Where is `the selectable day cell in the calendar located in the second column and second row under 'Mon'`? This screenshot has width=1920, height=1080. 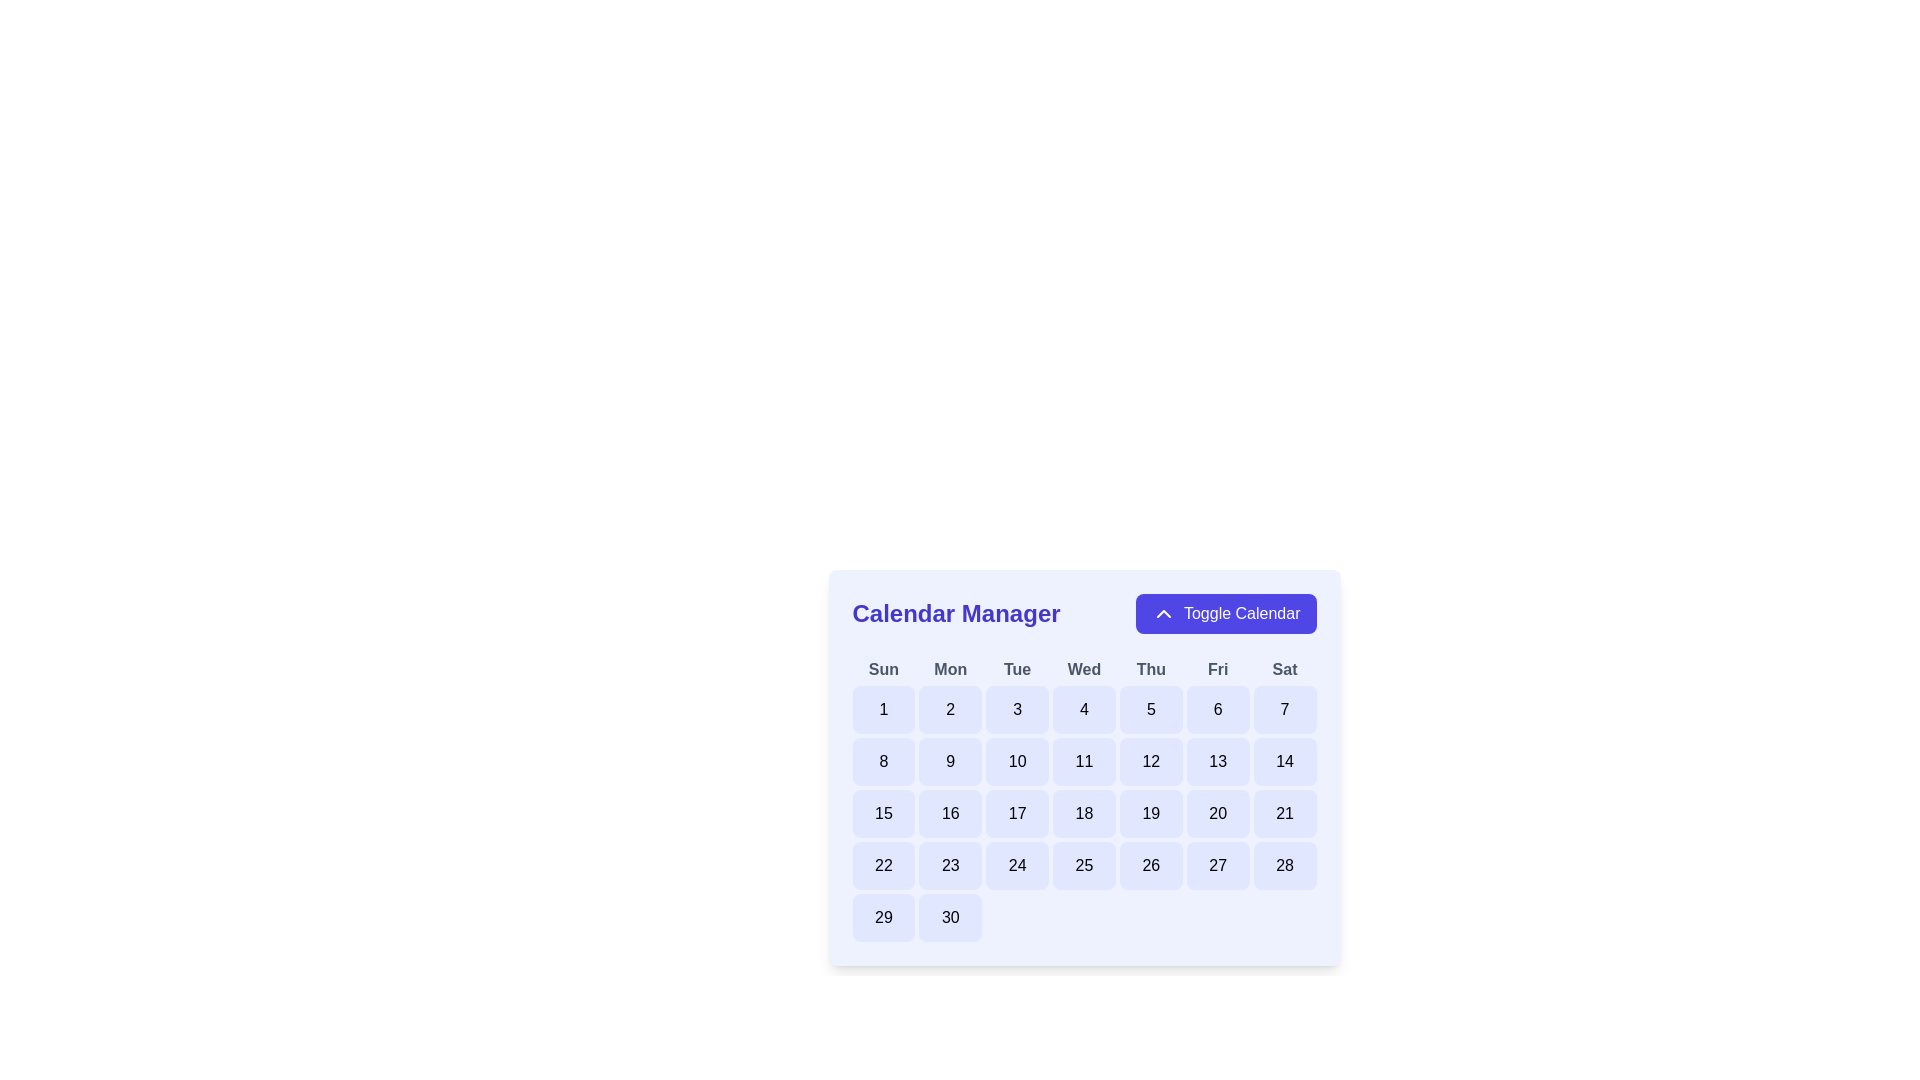 the selectable day cell in the calendar located in the second column and second row under 'Mon' is located at coordinates (949, 762).